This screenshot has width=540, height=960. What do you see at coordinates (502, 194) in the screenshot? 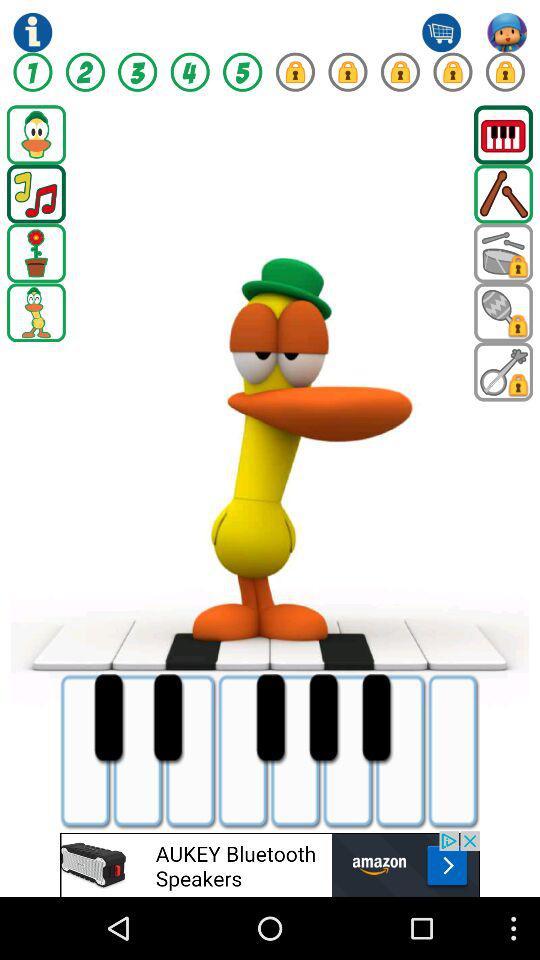
I see `drumsticks` at bounding box center [502, 194].